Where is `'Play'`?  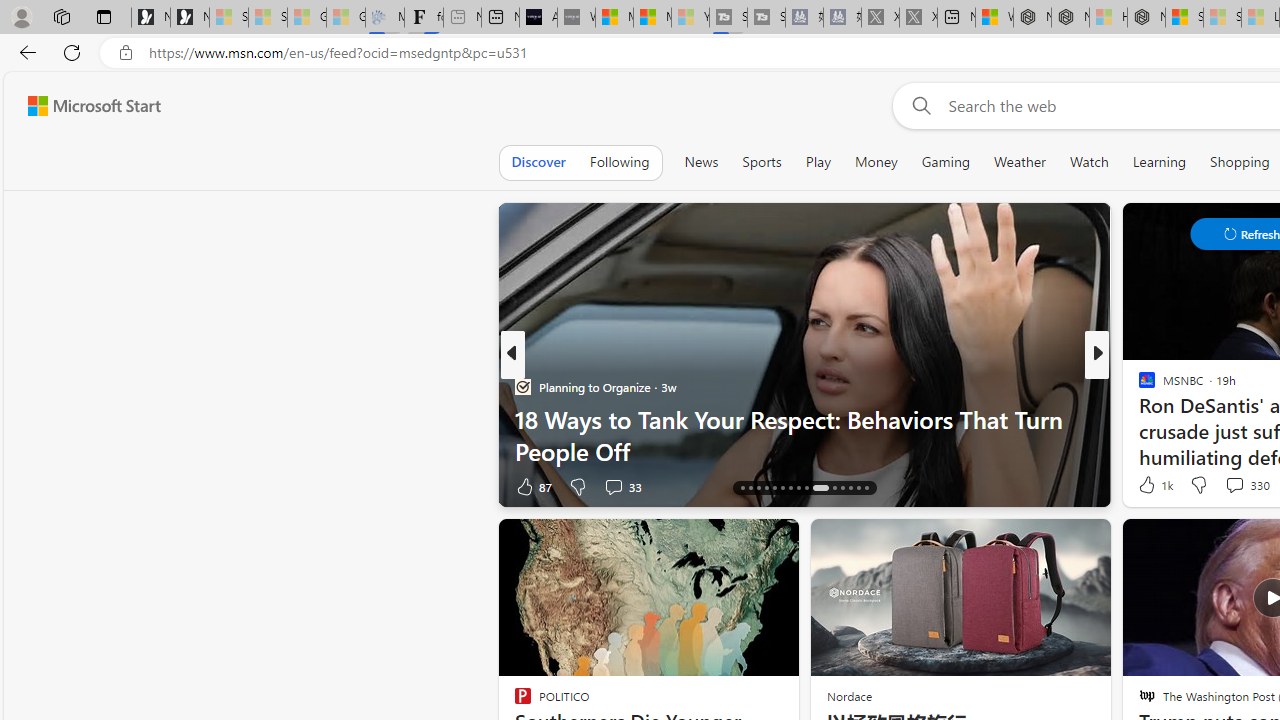 'Play' is located at coordinates (818, 161).